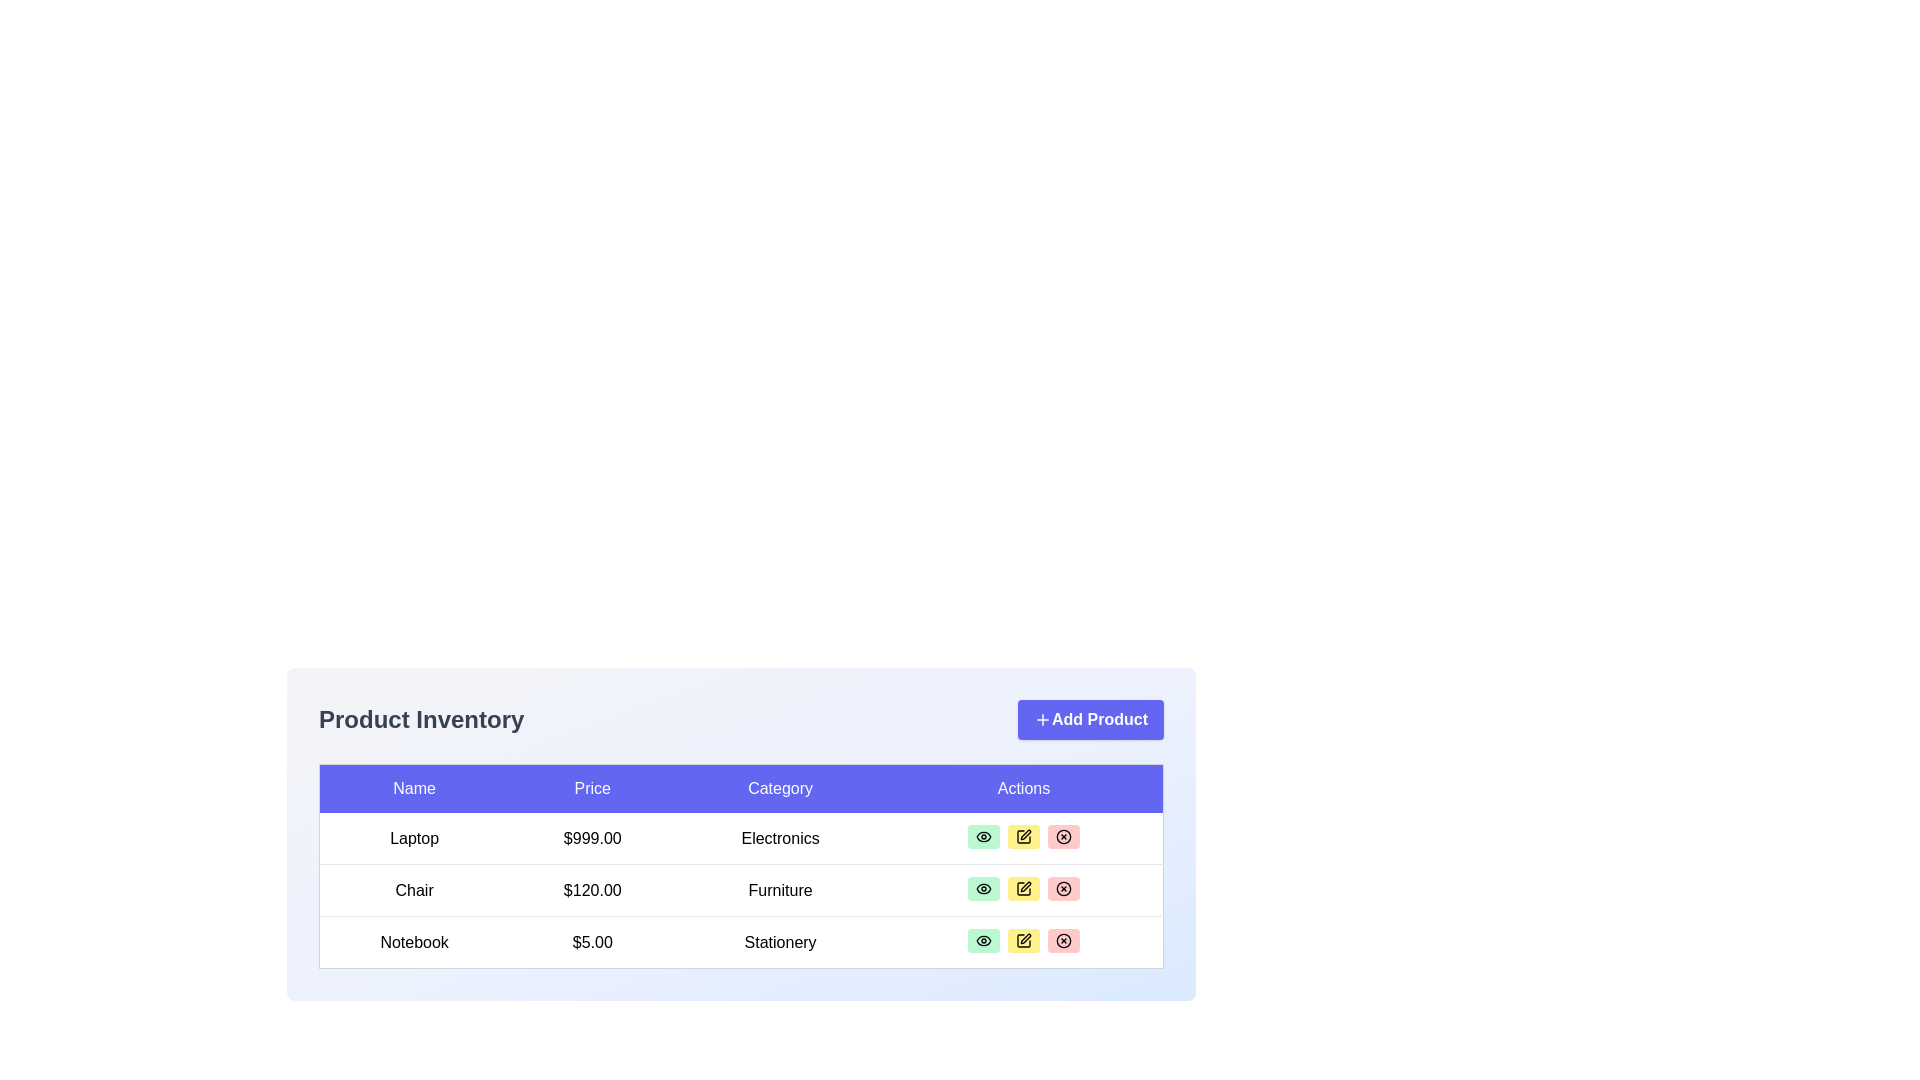 The height and width of the screenshot is (1080, 1920). I want to click on the 'view' button in the 'Actions' column for the 'Laptop' product, so click(983, 837).